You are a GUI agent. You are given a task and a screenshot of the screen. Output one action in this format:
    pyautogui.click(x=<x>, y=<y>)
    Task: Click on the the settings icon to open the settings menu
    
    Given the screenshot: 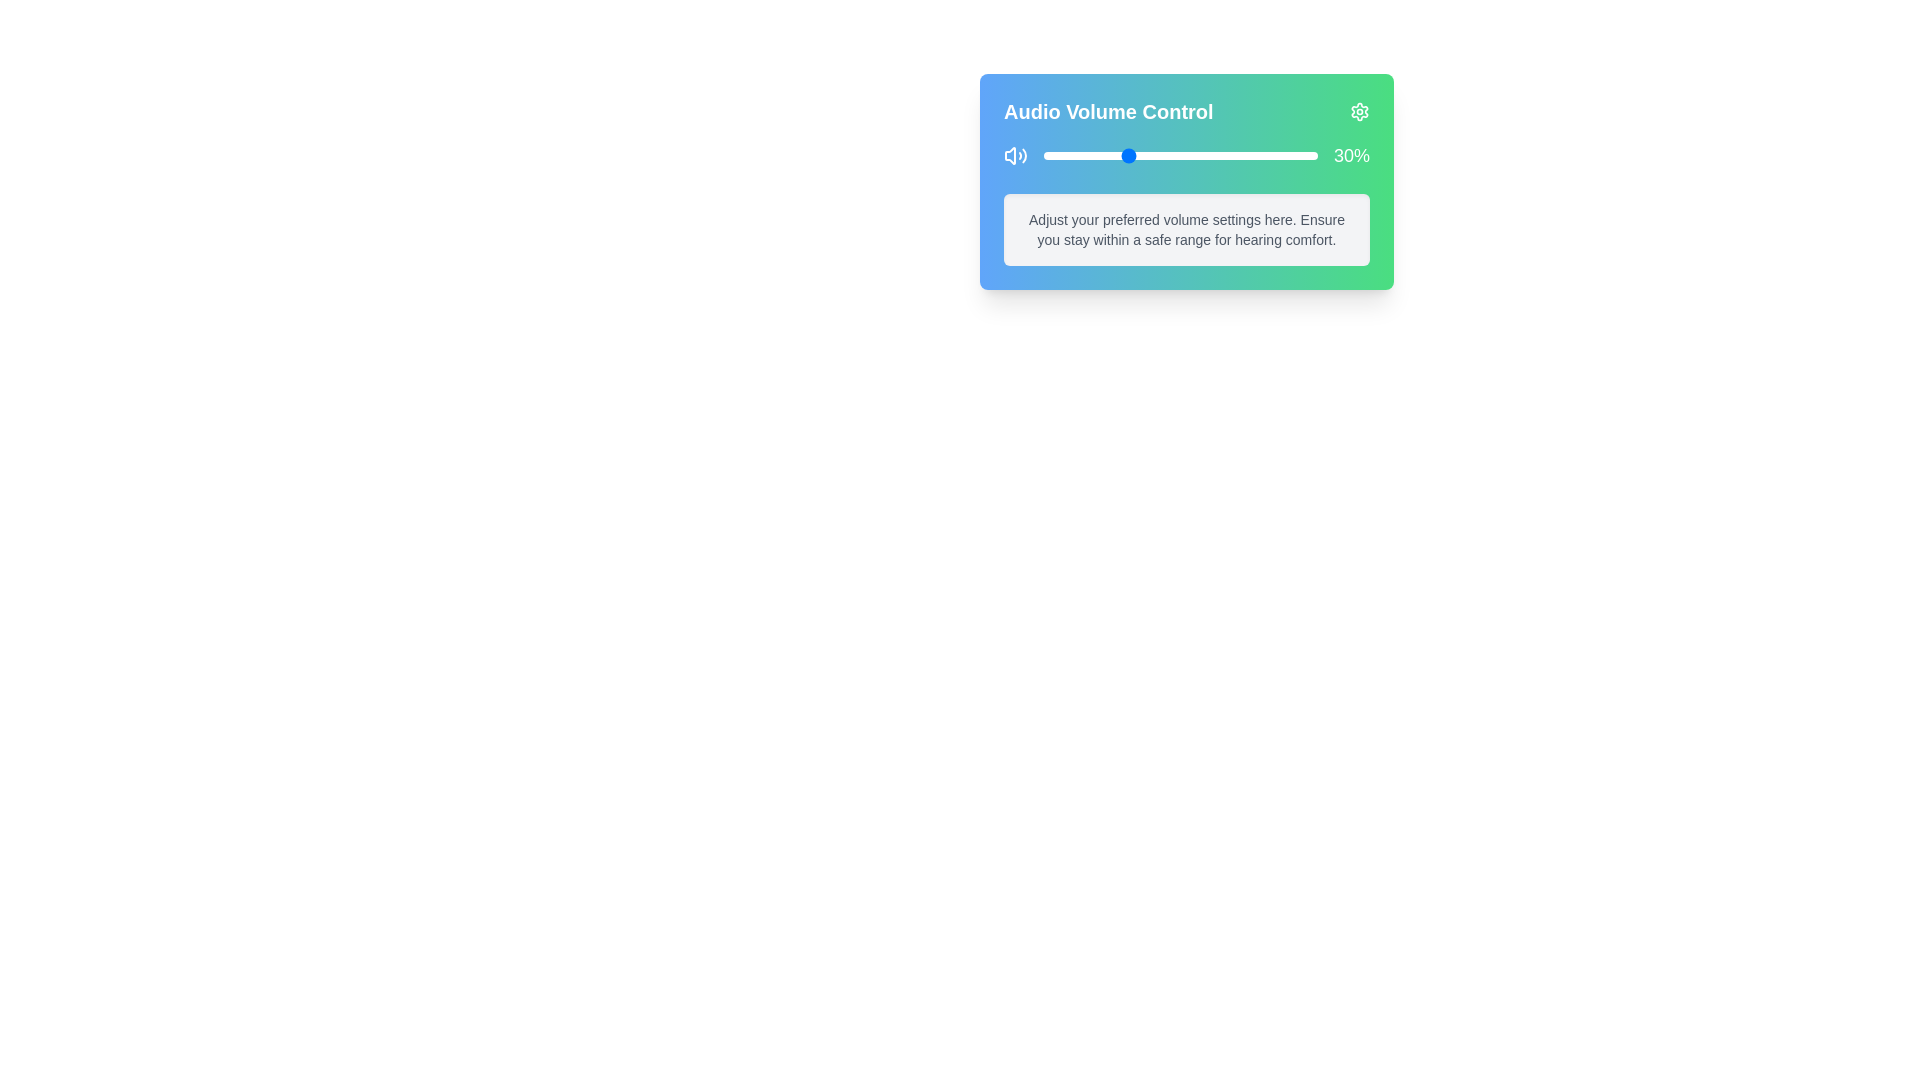 What is the action you would take?
    pyautogui.click(x=1359, y=111)
    